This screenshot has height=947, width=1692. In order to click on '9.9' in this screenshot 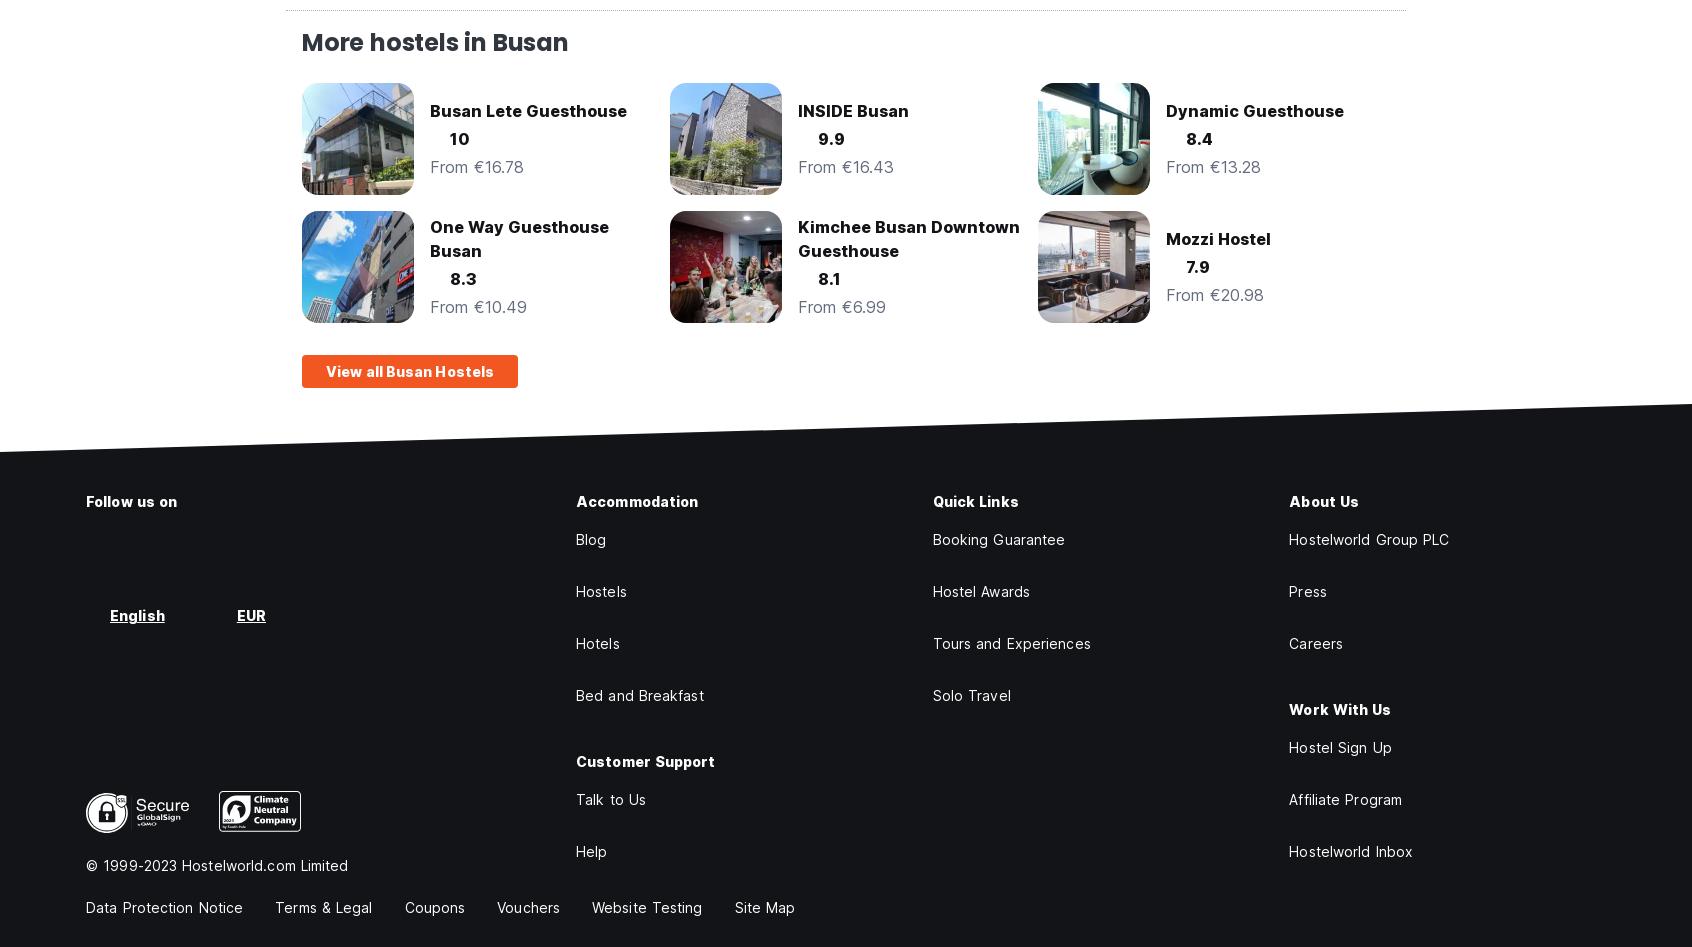, I will do `click(818, 138)`.